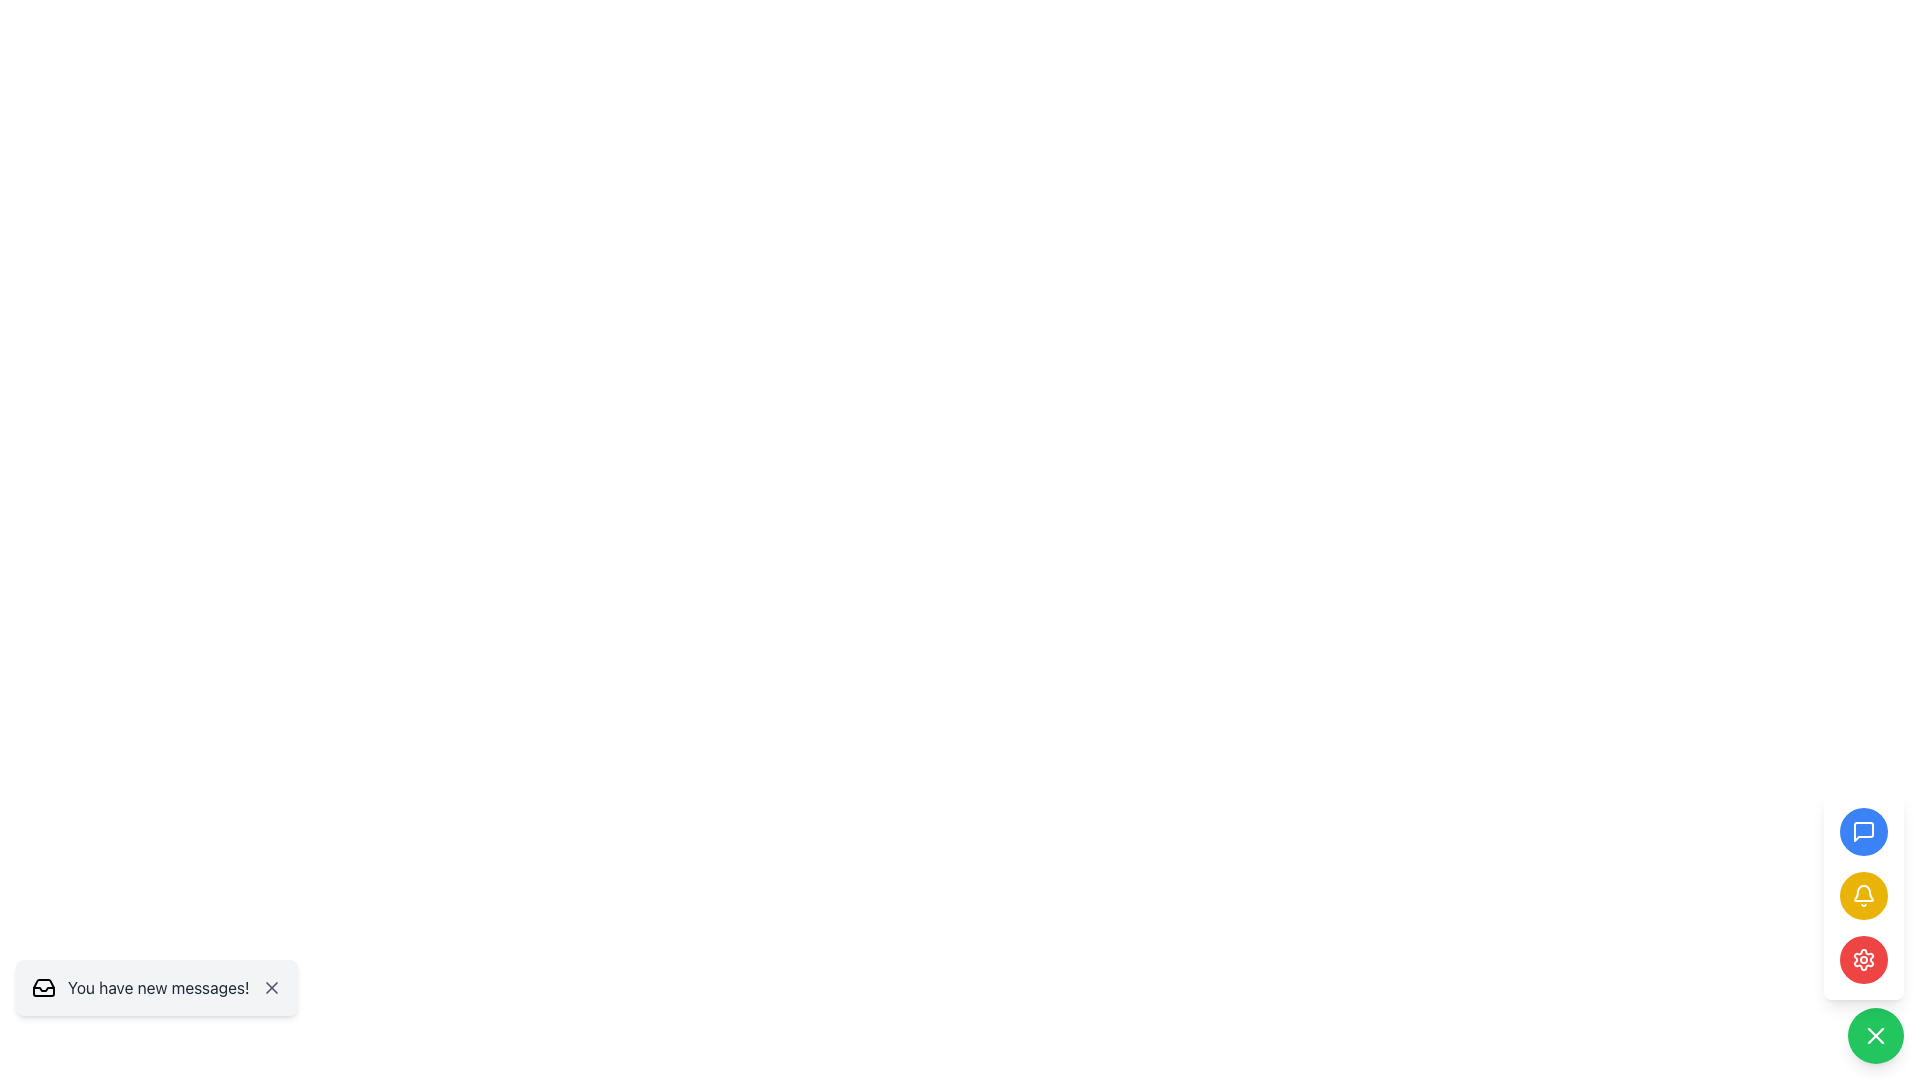  Describe the element at coordinates (1862, 894) in the screenshot. I see `the rounded yellow button with a white bell icon located between the blue speech bubble button above it and the red gear button below it` at that location.